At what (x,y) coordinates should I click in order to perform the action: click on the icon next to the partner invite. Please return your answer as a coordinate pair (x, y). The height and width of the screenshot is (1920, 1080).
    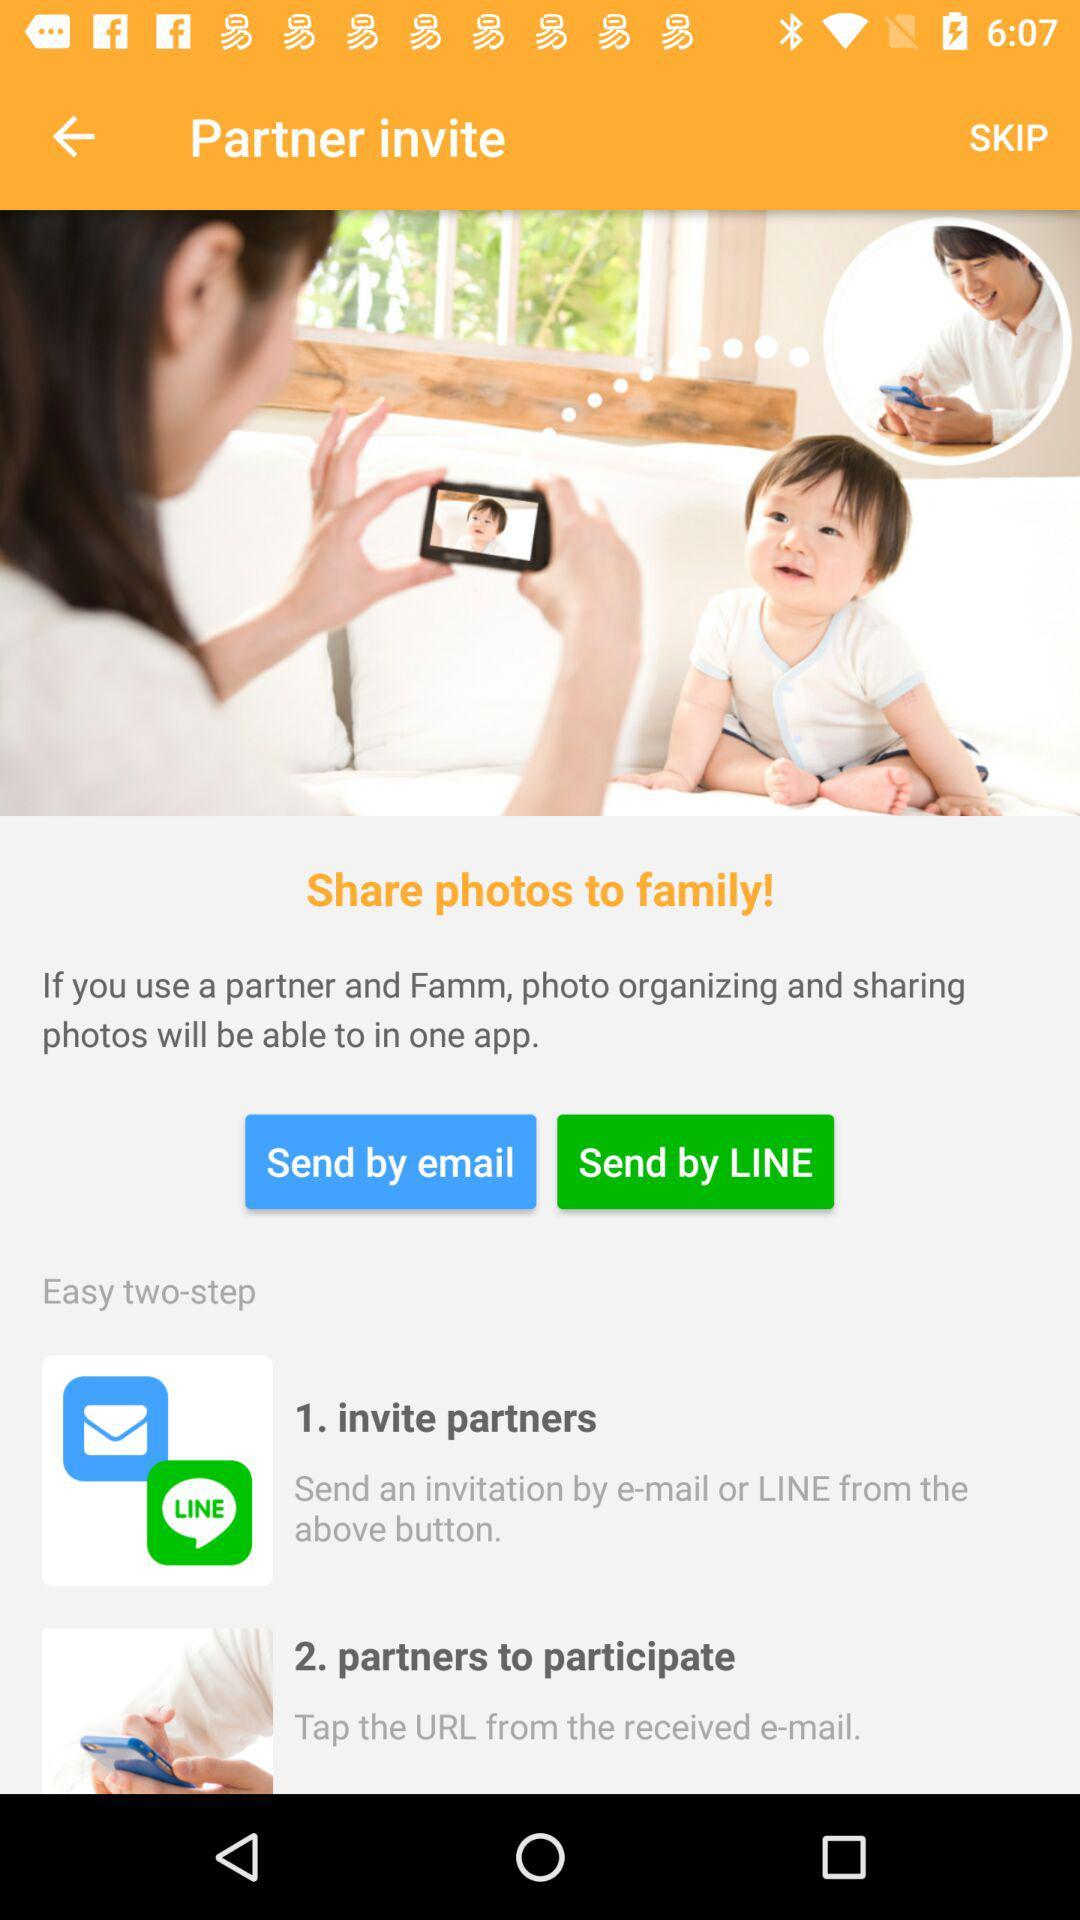
    Looking at the image, I should click on (1008, 135).